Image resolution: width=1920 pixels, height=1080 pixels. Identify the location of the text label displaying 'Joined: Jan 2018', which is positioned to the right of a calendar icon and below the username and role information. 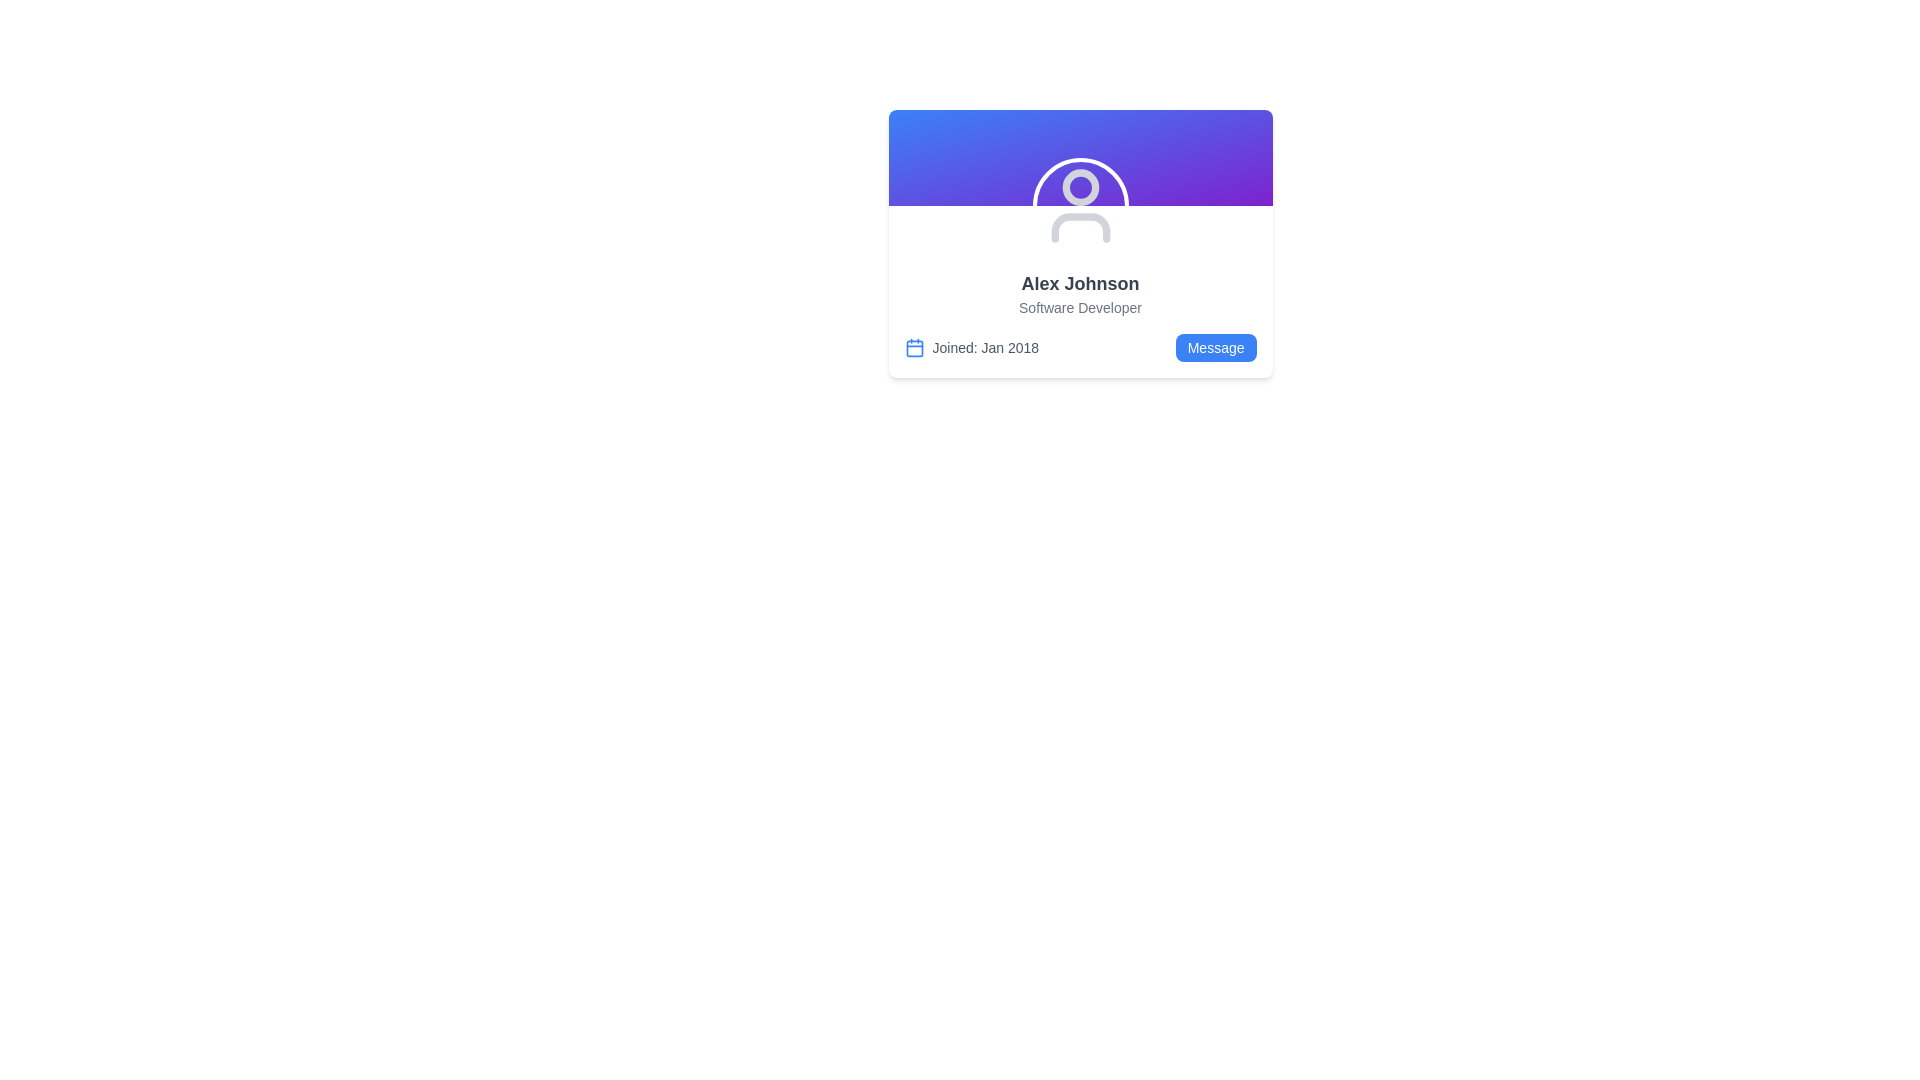
(985, 346).